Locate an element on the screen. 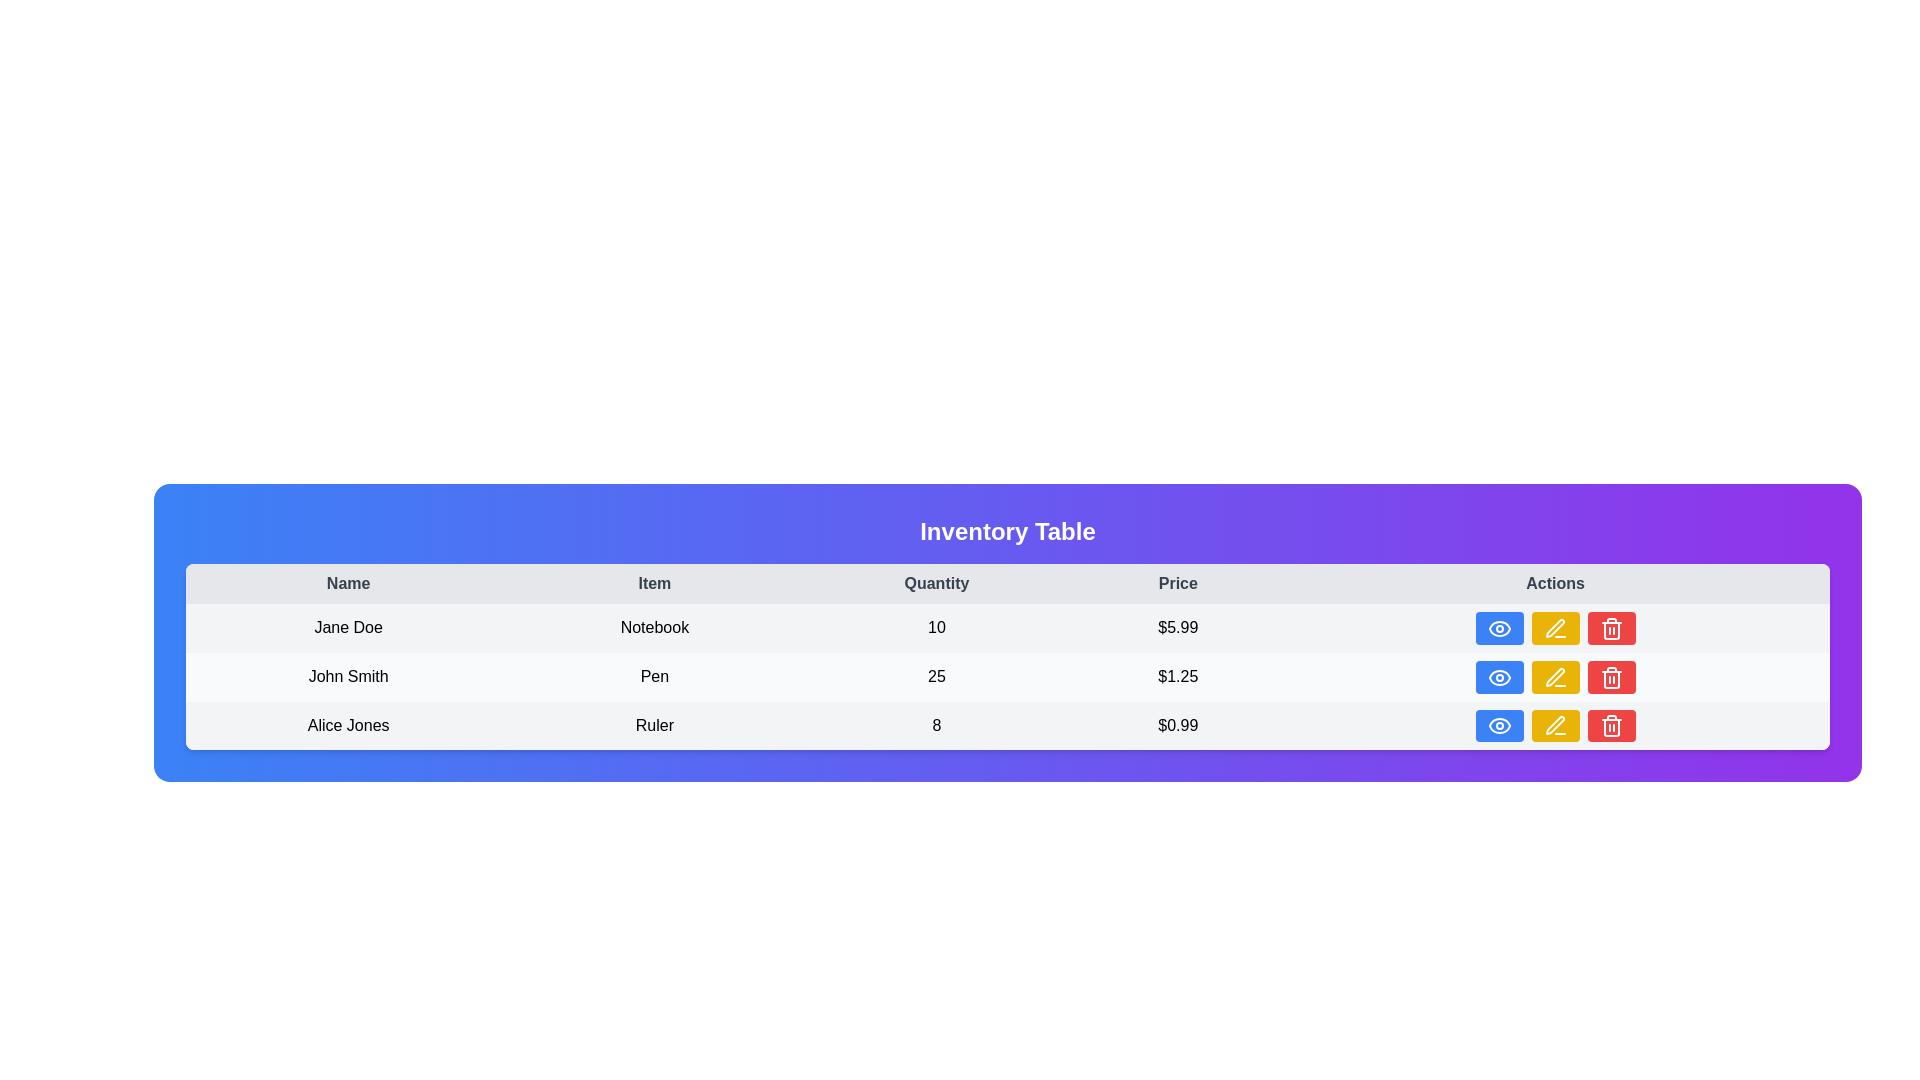 The width and height of the screenshot is (1920, 1080). the column header that identifies the quantity values, positioned as the third cell from the left between 'Item' and 'Price' is located at coordinates (935, 583).